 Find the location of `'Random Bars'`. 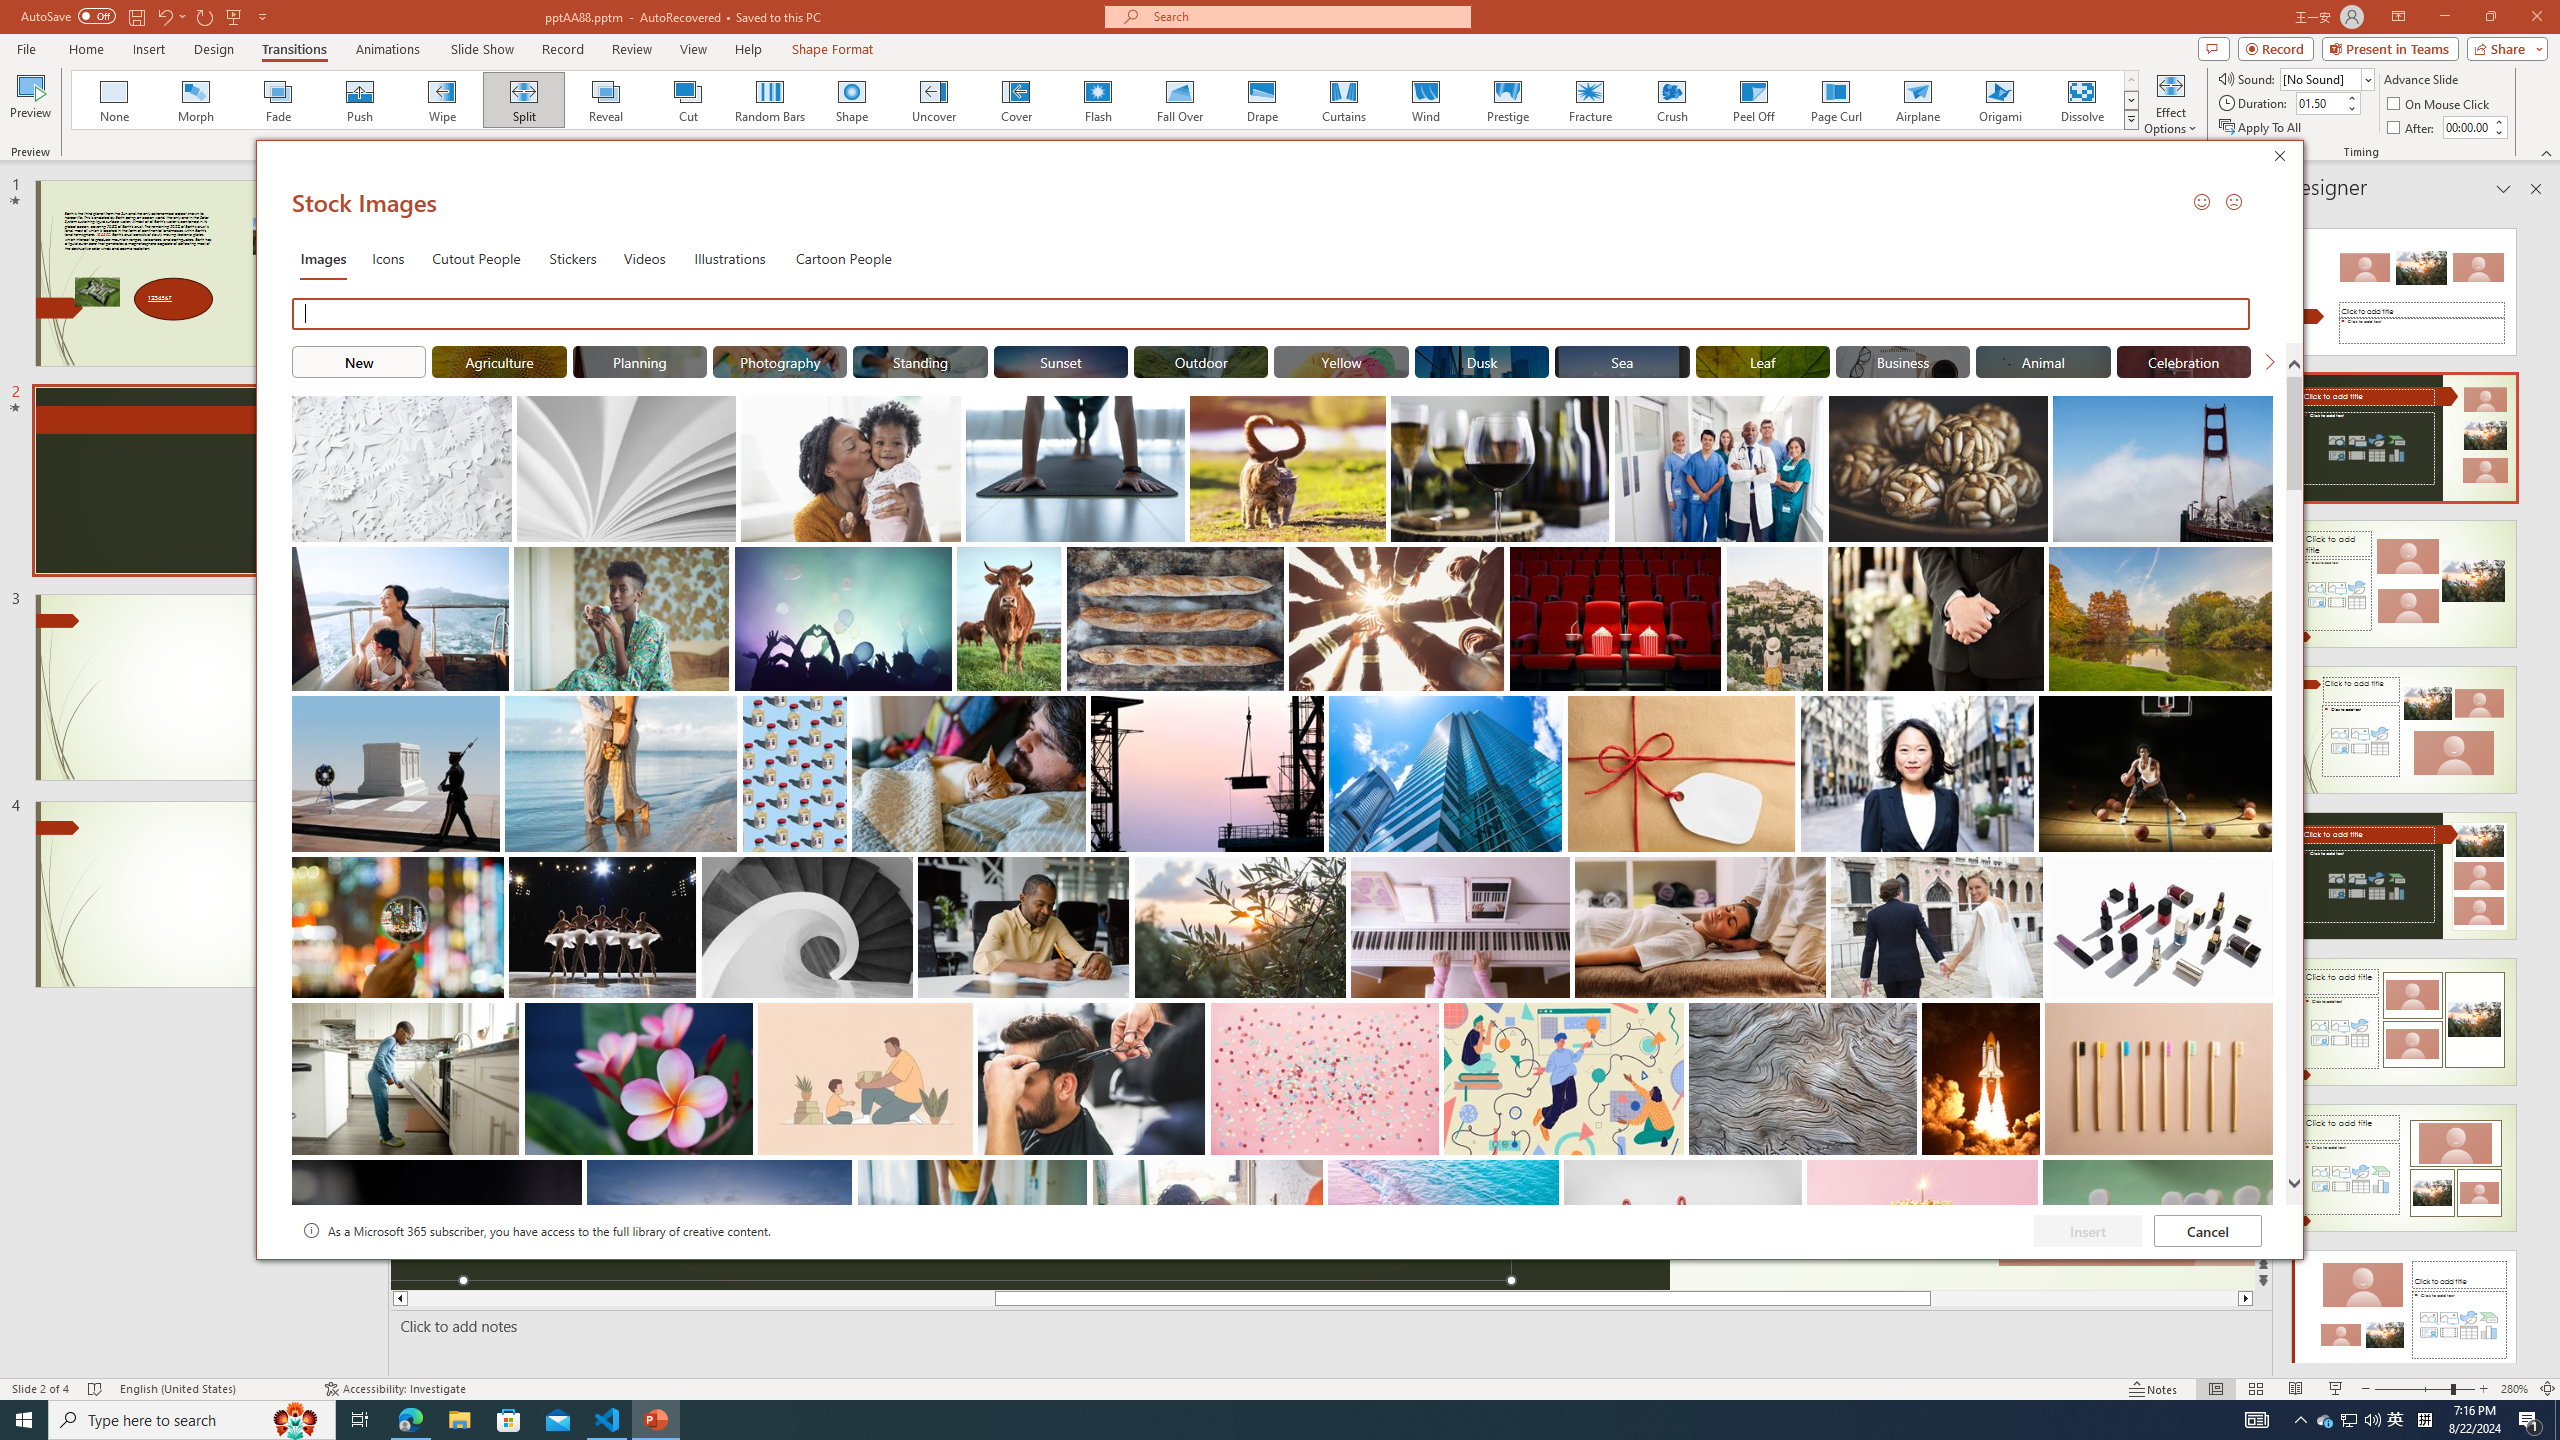

'Random Bars' is located at coordinates (770, 99).